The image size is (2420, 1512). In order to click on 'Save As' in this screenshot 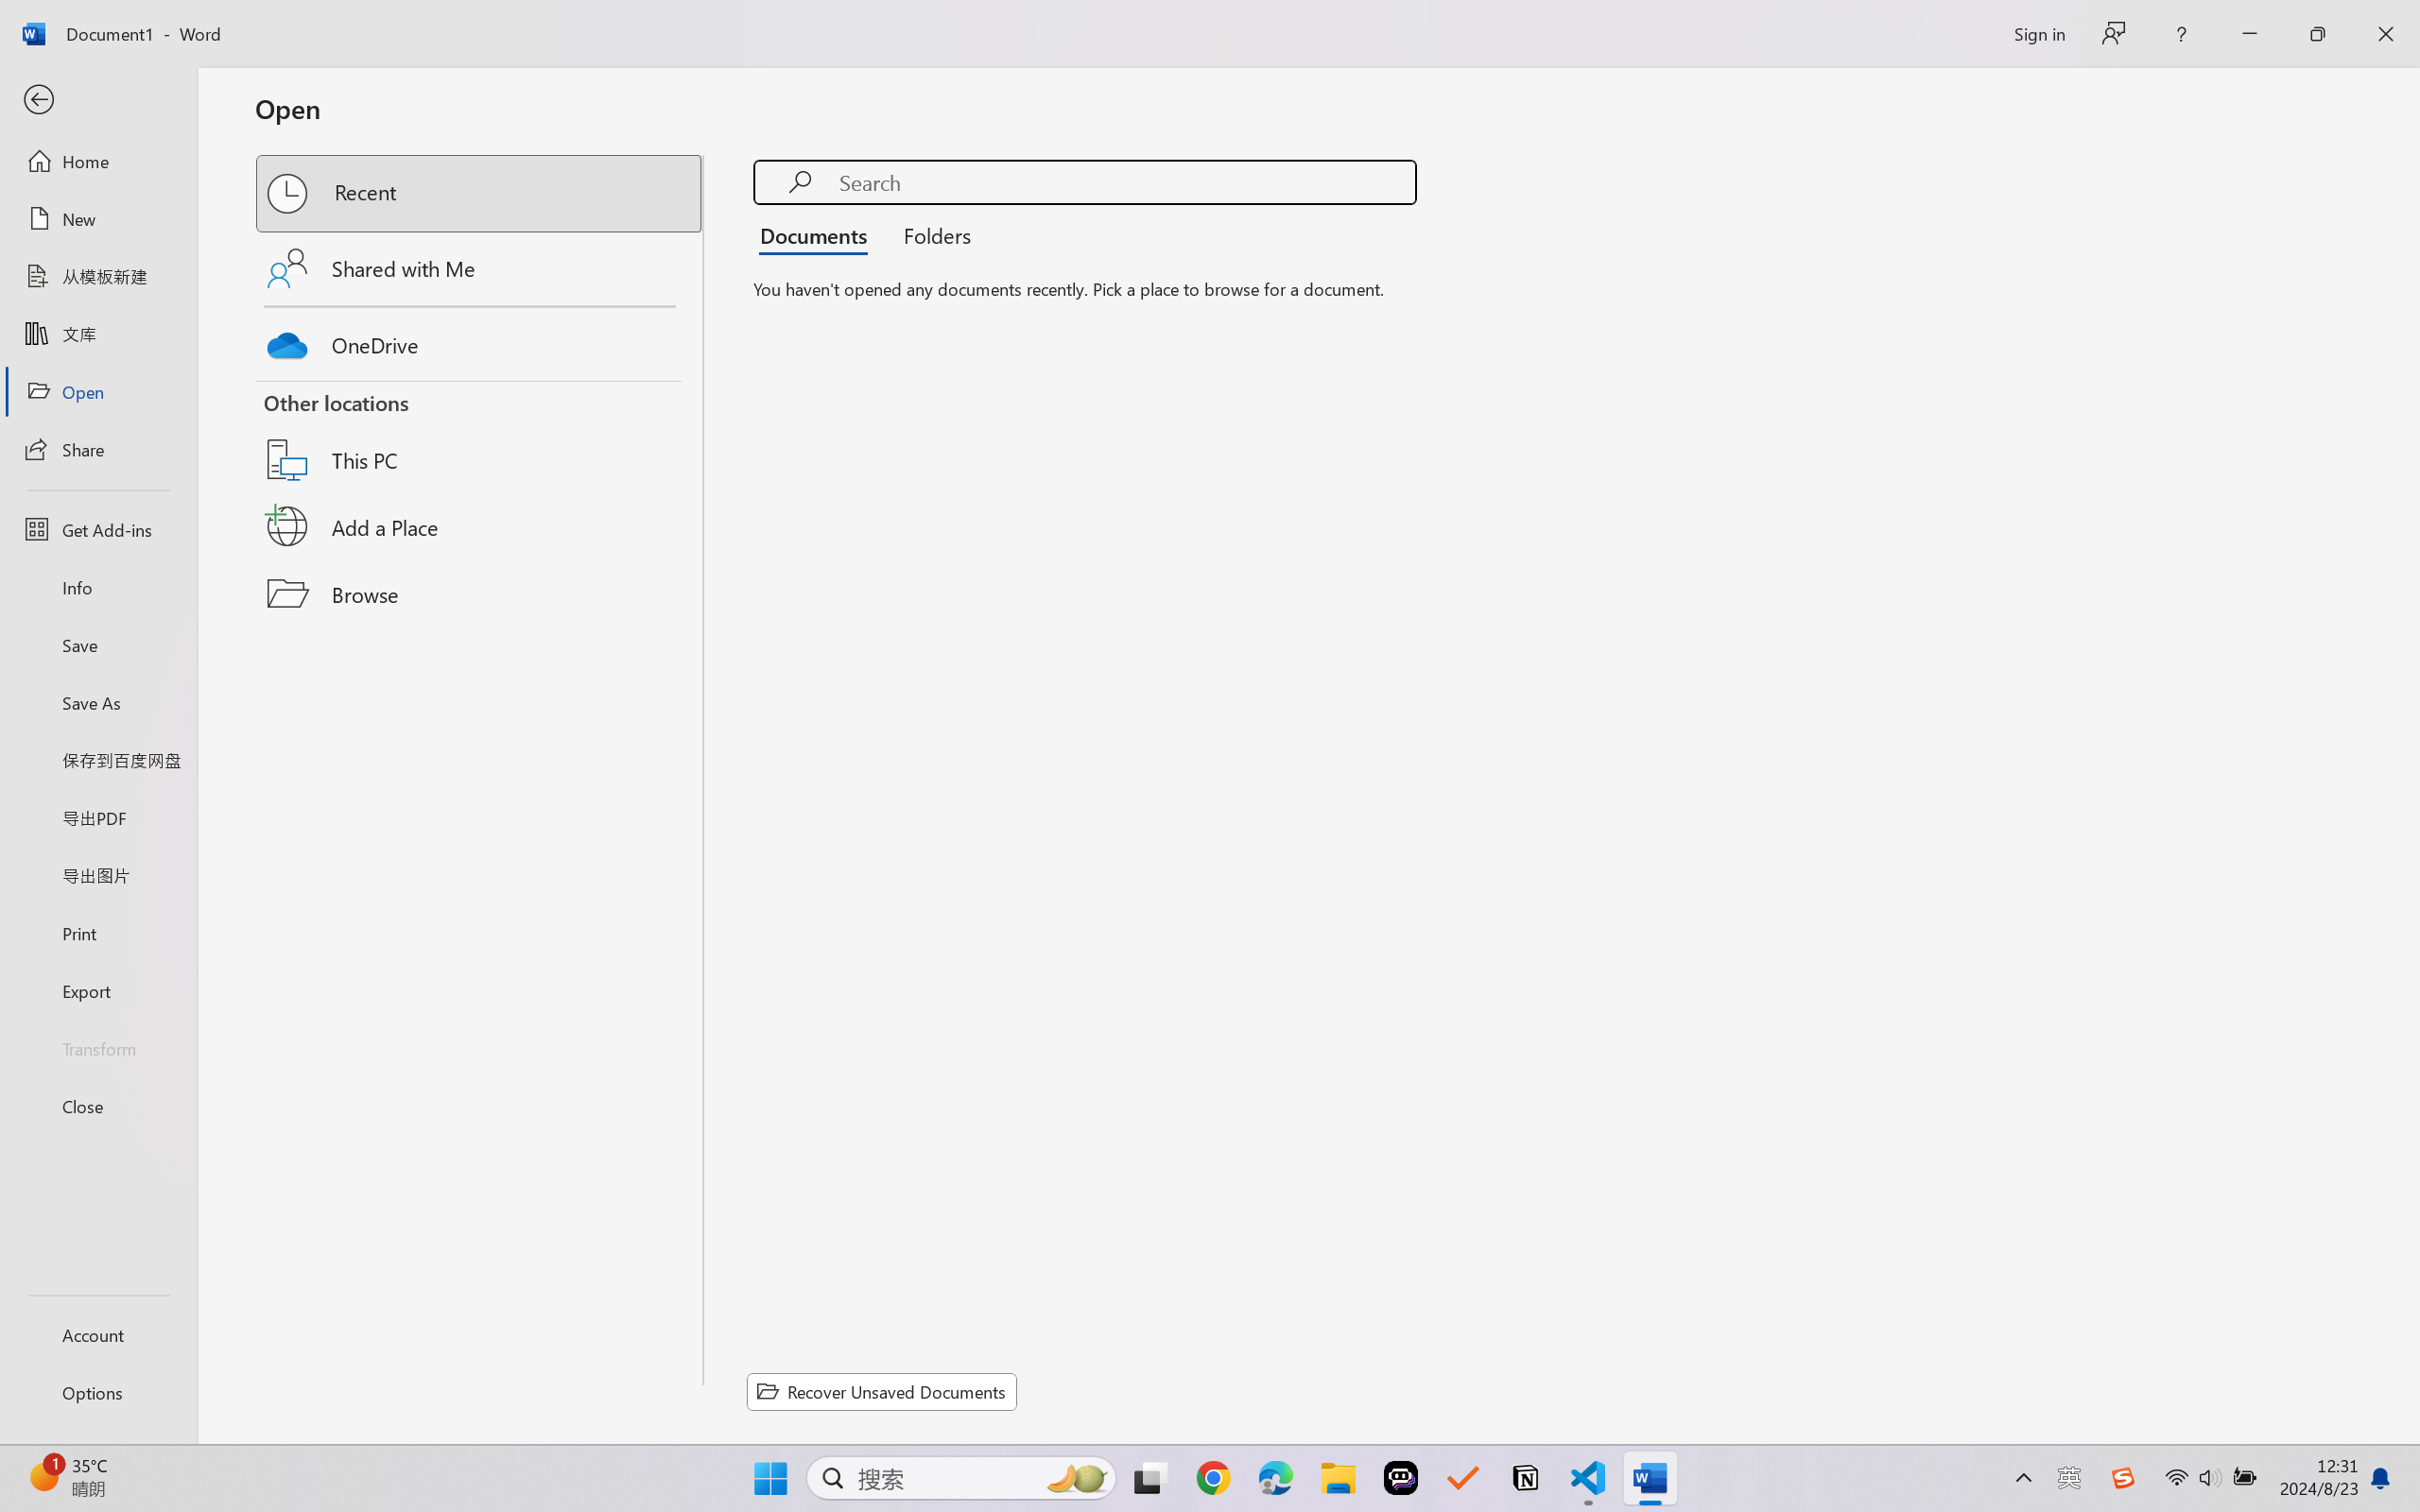, I will do `click(97, 702)`.